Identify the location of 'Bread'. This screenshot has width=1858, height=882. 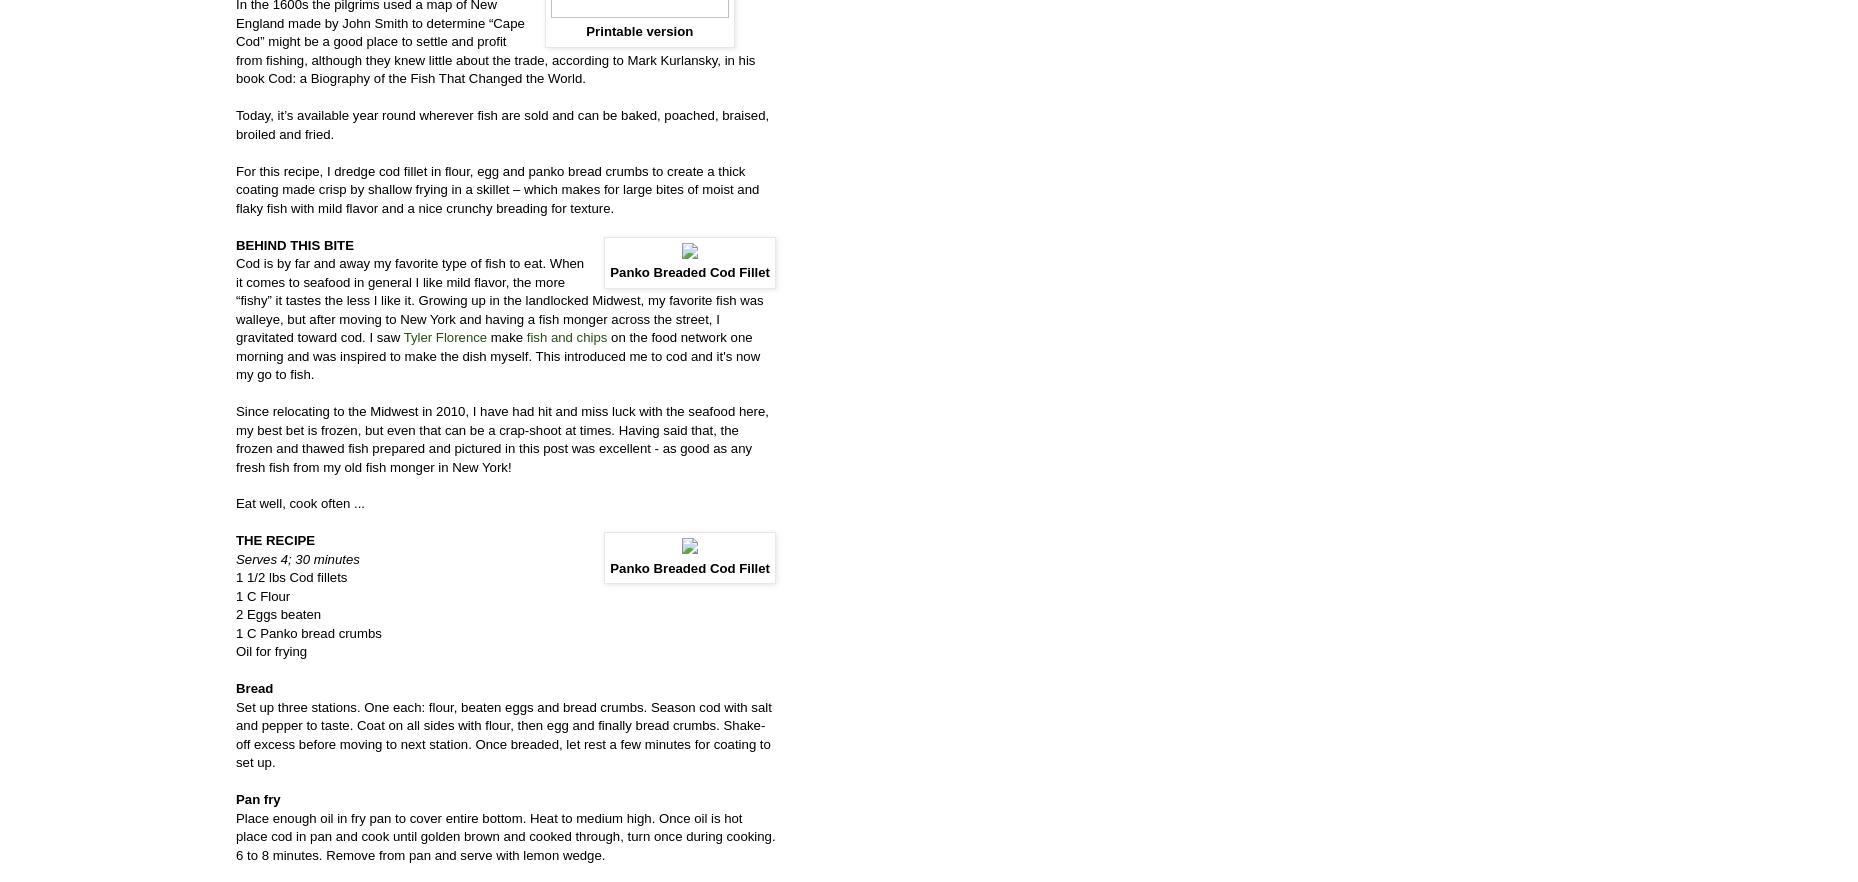
(253, 687).